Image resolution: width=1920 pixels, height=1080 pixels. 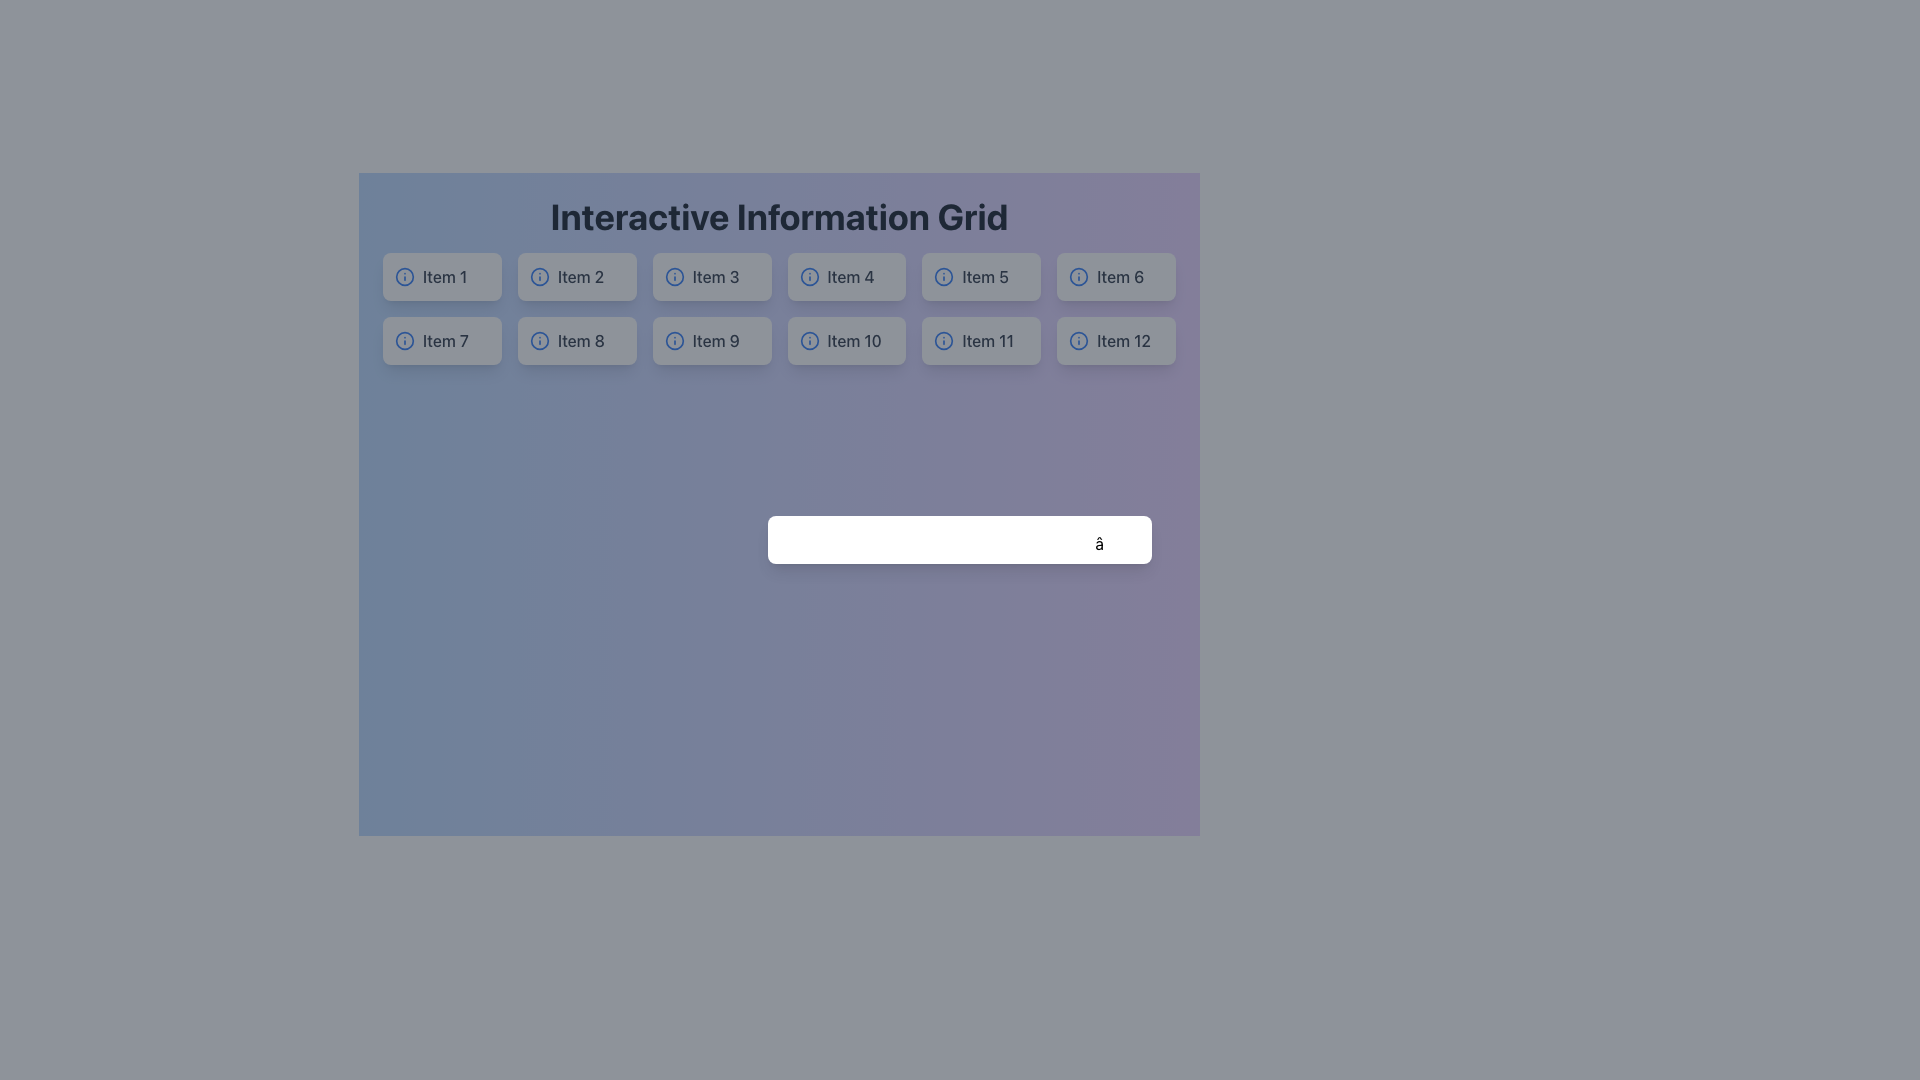 I want to click on the circular icon with an 'i' symbol next to the text label 'Item 7', so click(x=441, y=339).